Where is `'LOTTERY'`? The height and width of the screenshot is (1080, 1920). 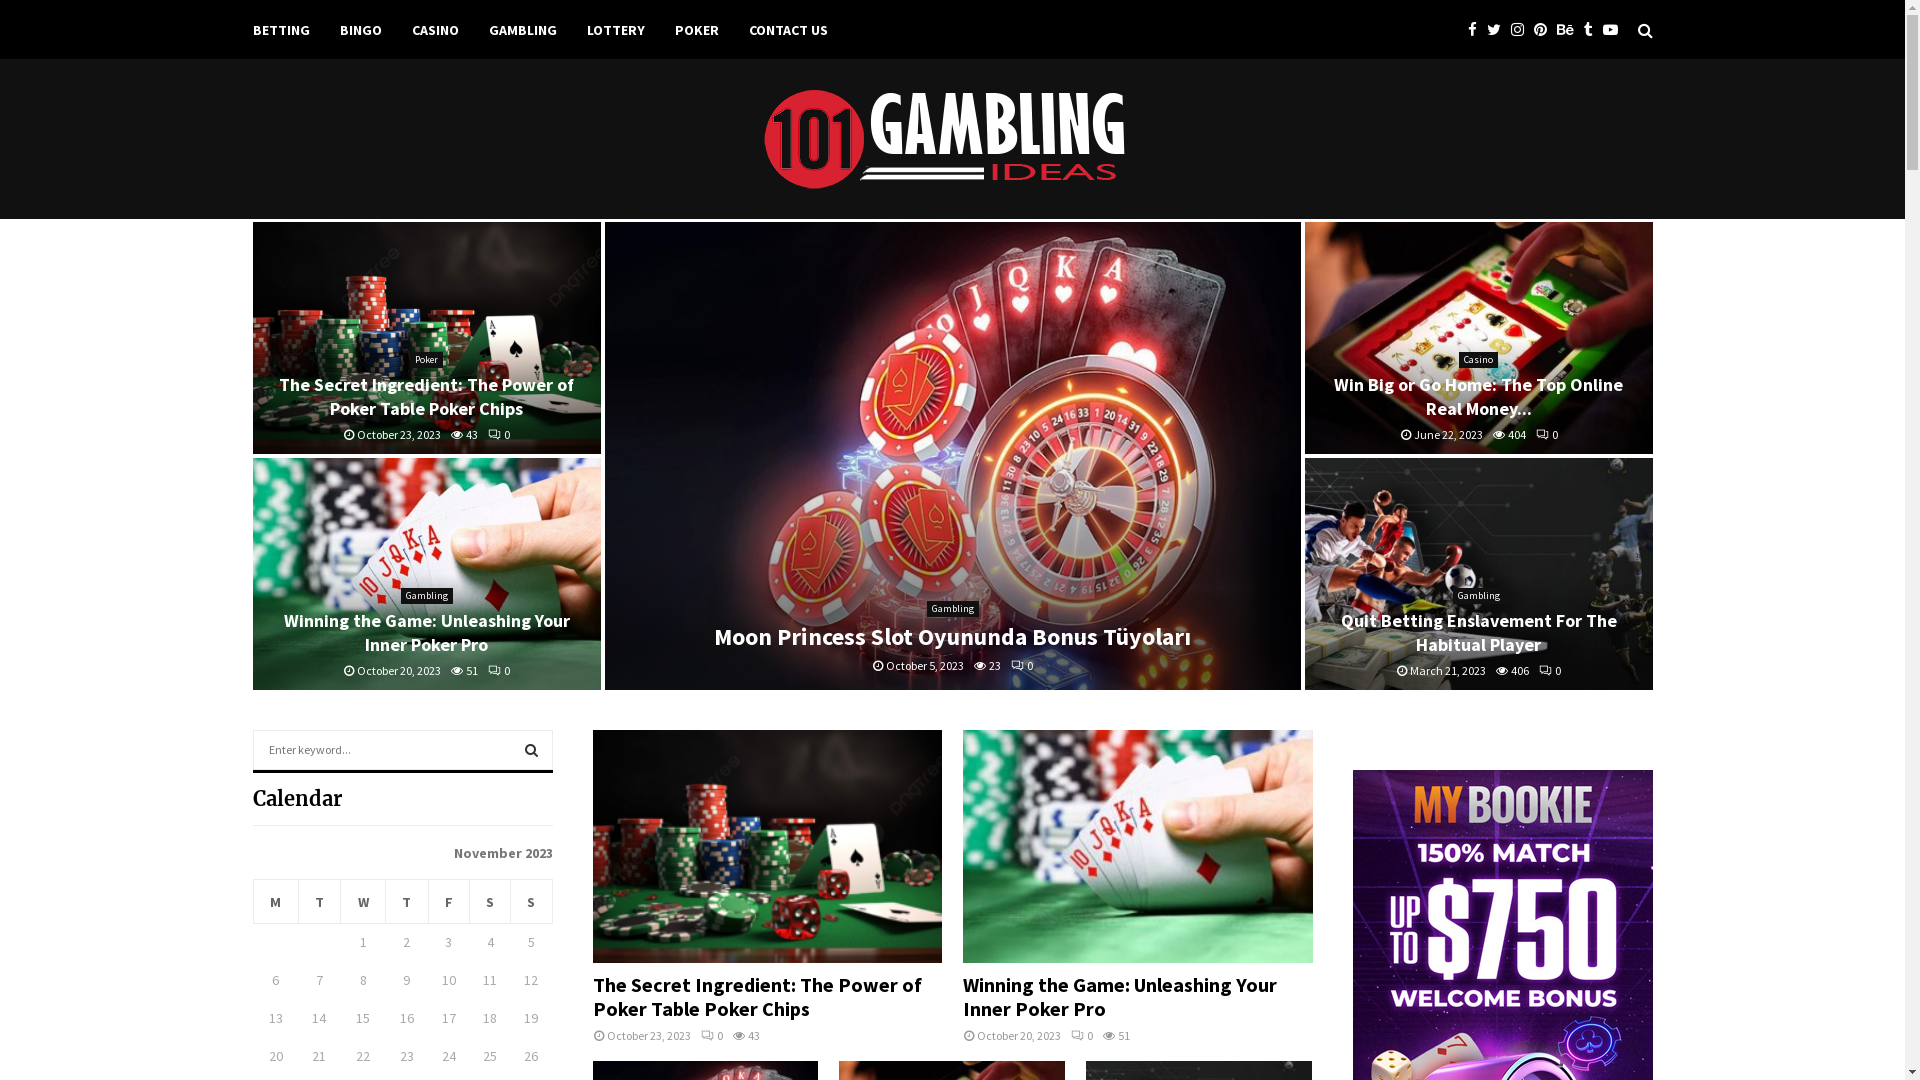
'LOTTERY' is located at coordinates (613, 30).